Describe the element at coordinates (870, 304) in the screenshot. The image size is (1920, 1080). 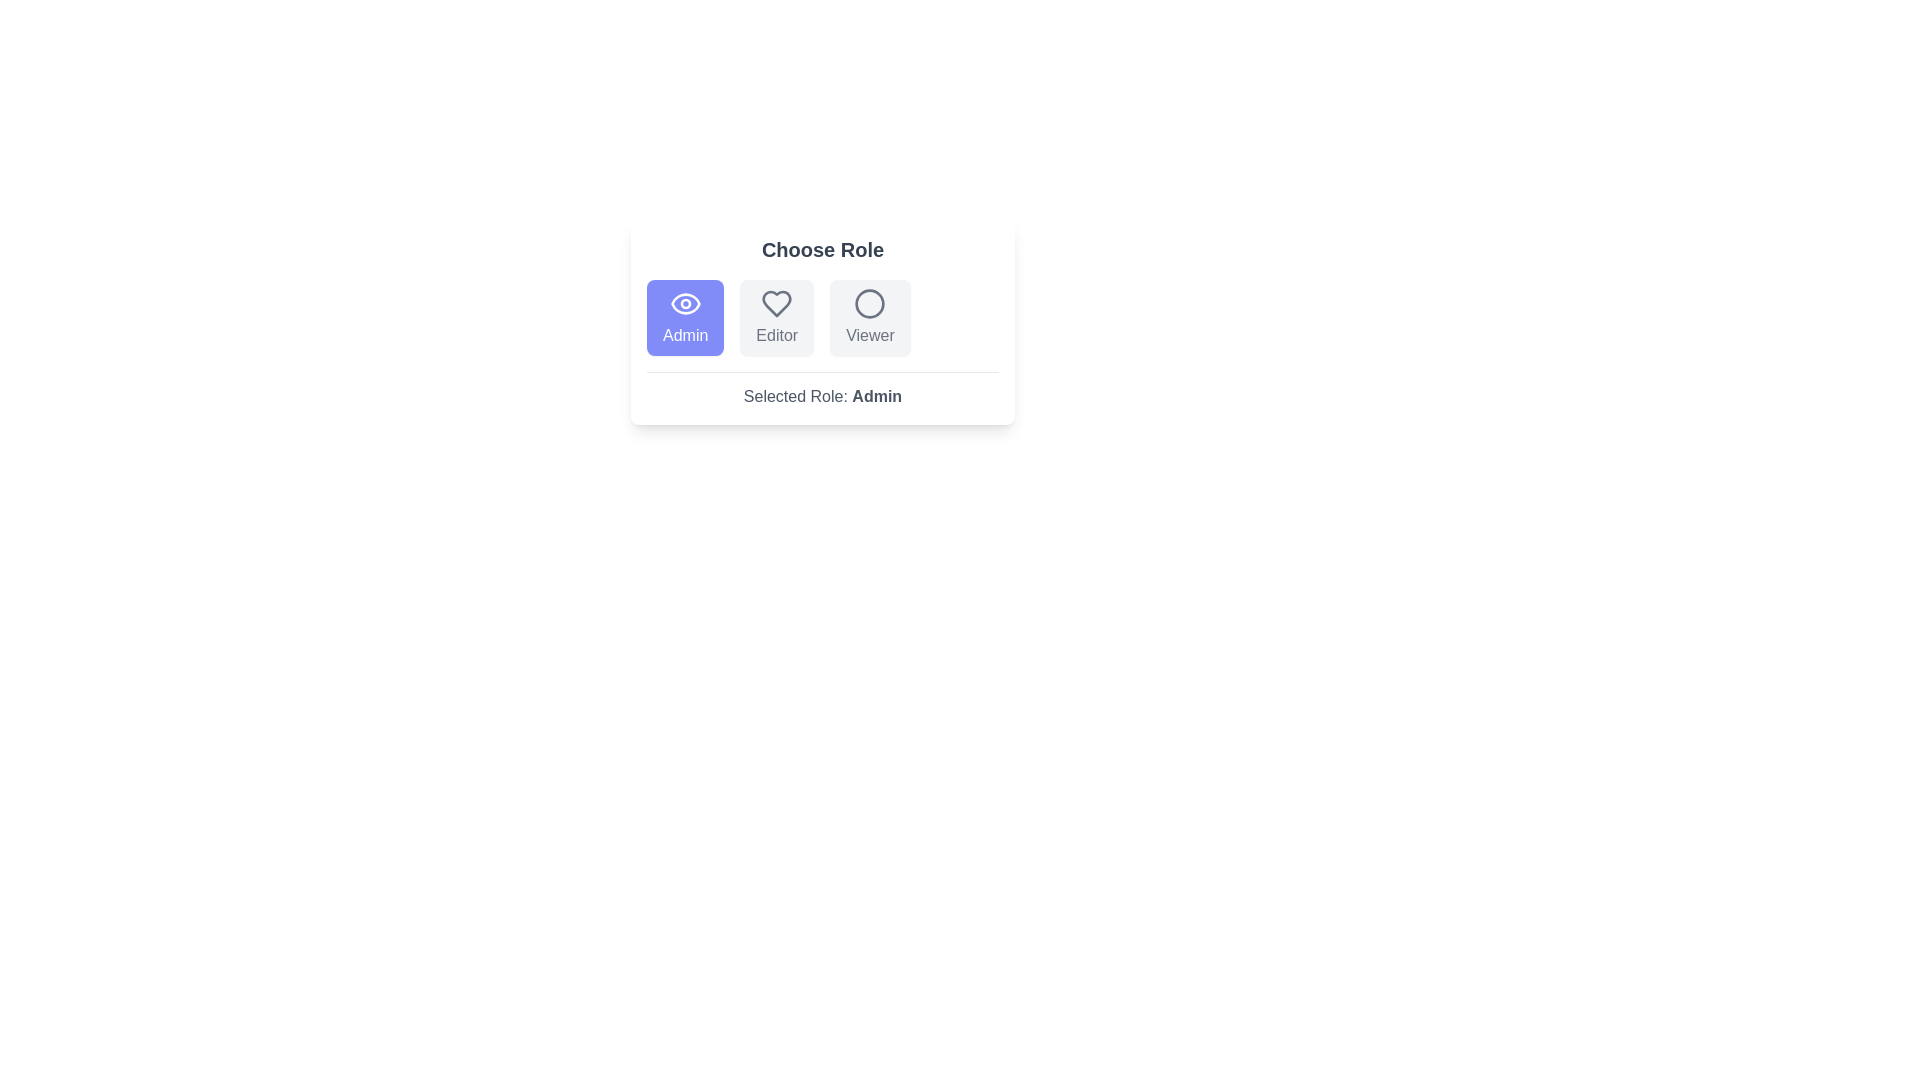
I see `the 'Viewer' role selection icon, which is the rightmost button among the three role selection options` at that location.